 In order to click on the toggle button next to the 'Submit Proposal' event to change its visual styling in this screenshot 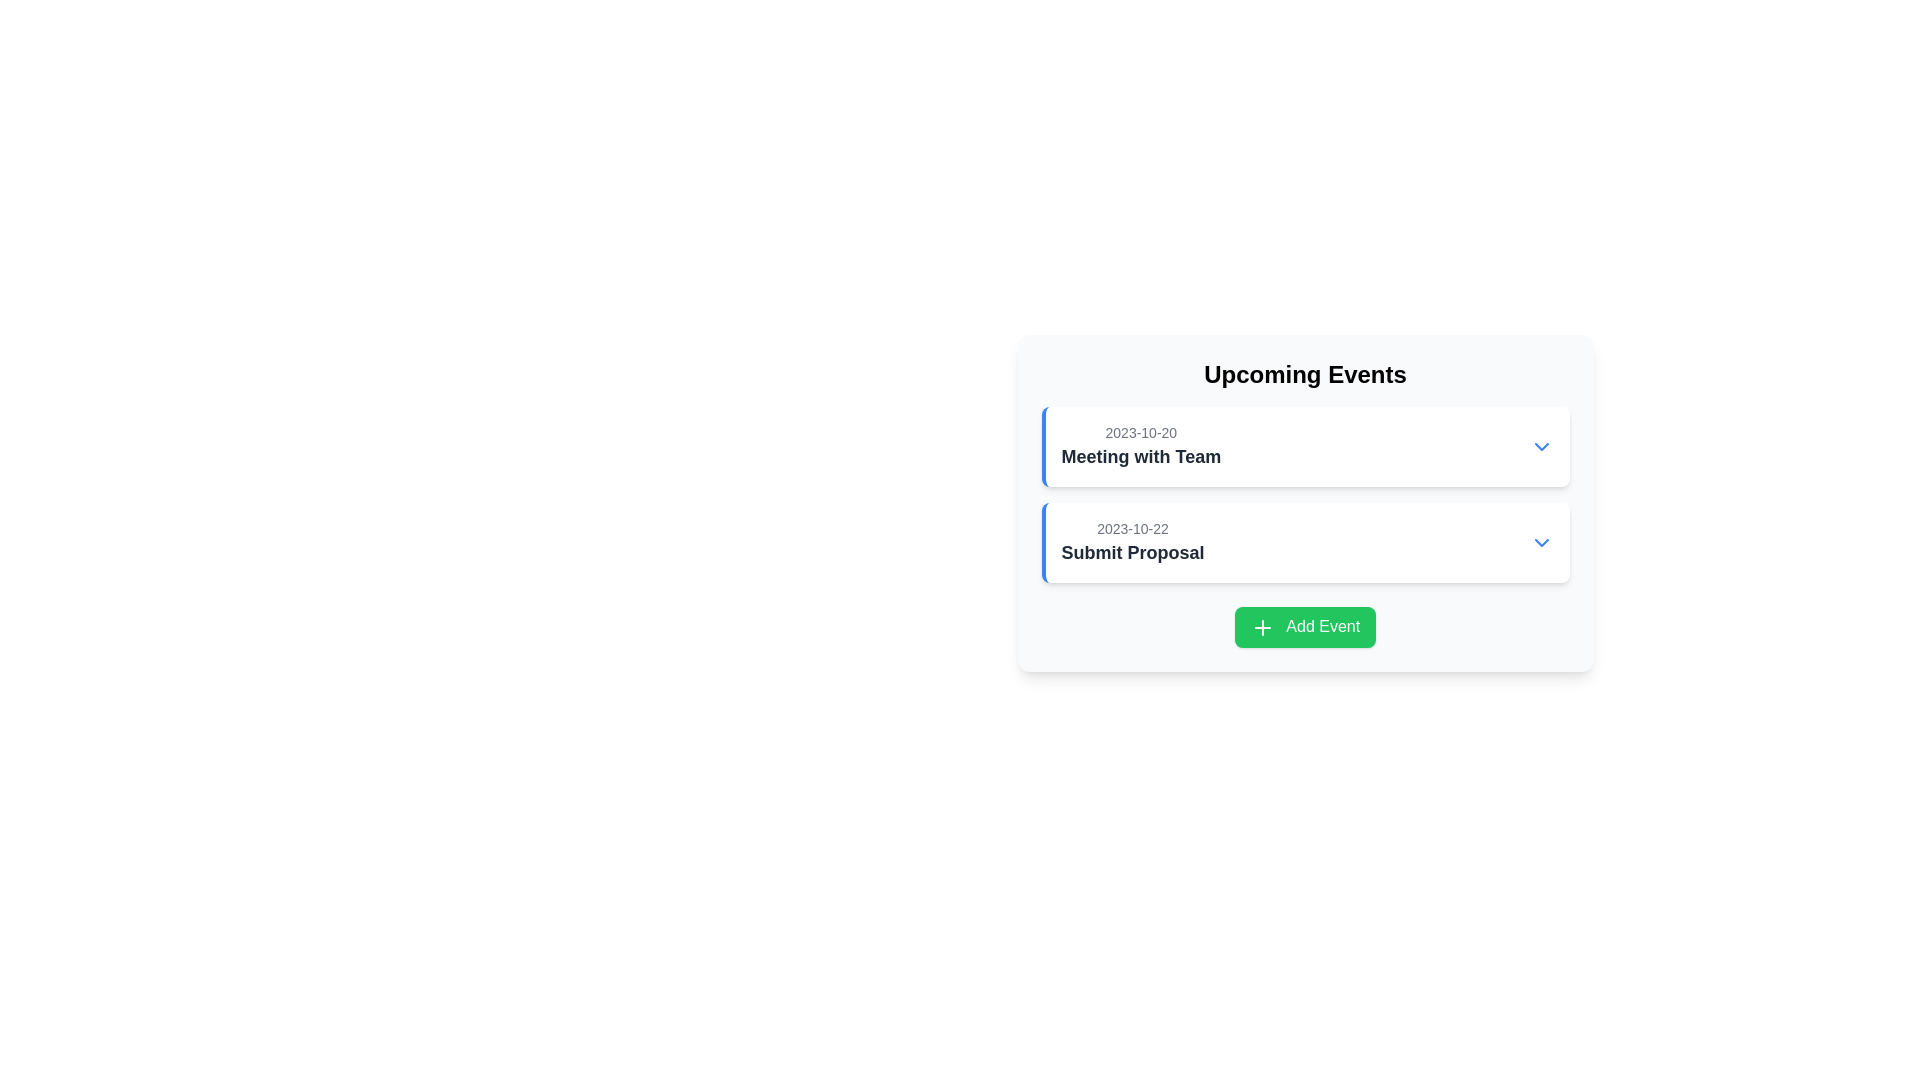, I will do `click(1540, 543)`.